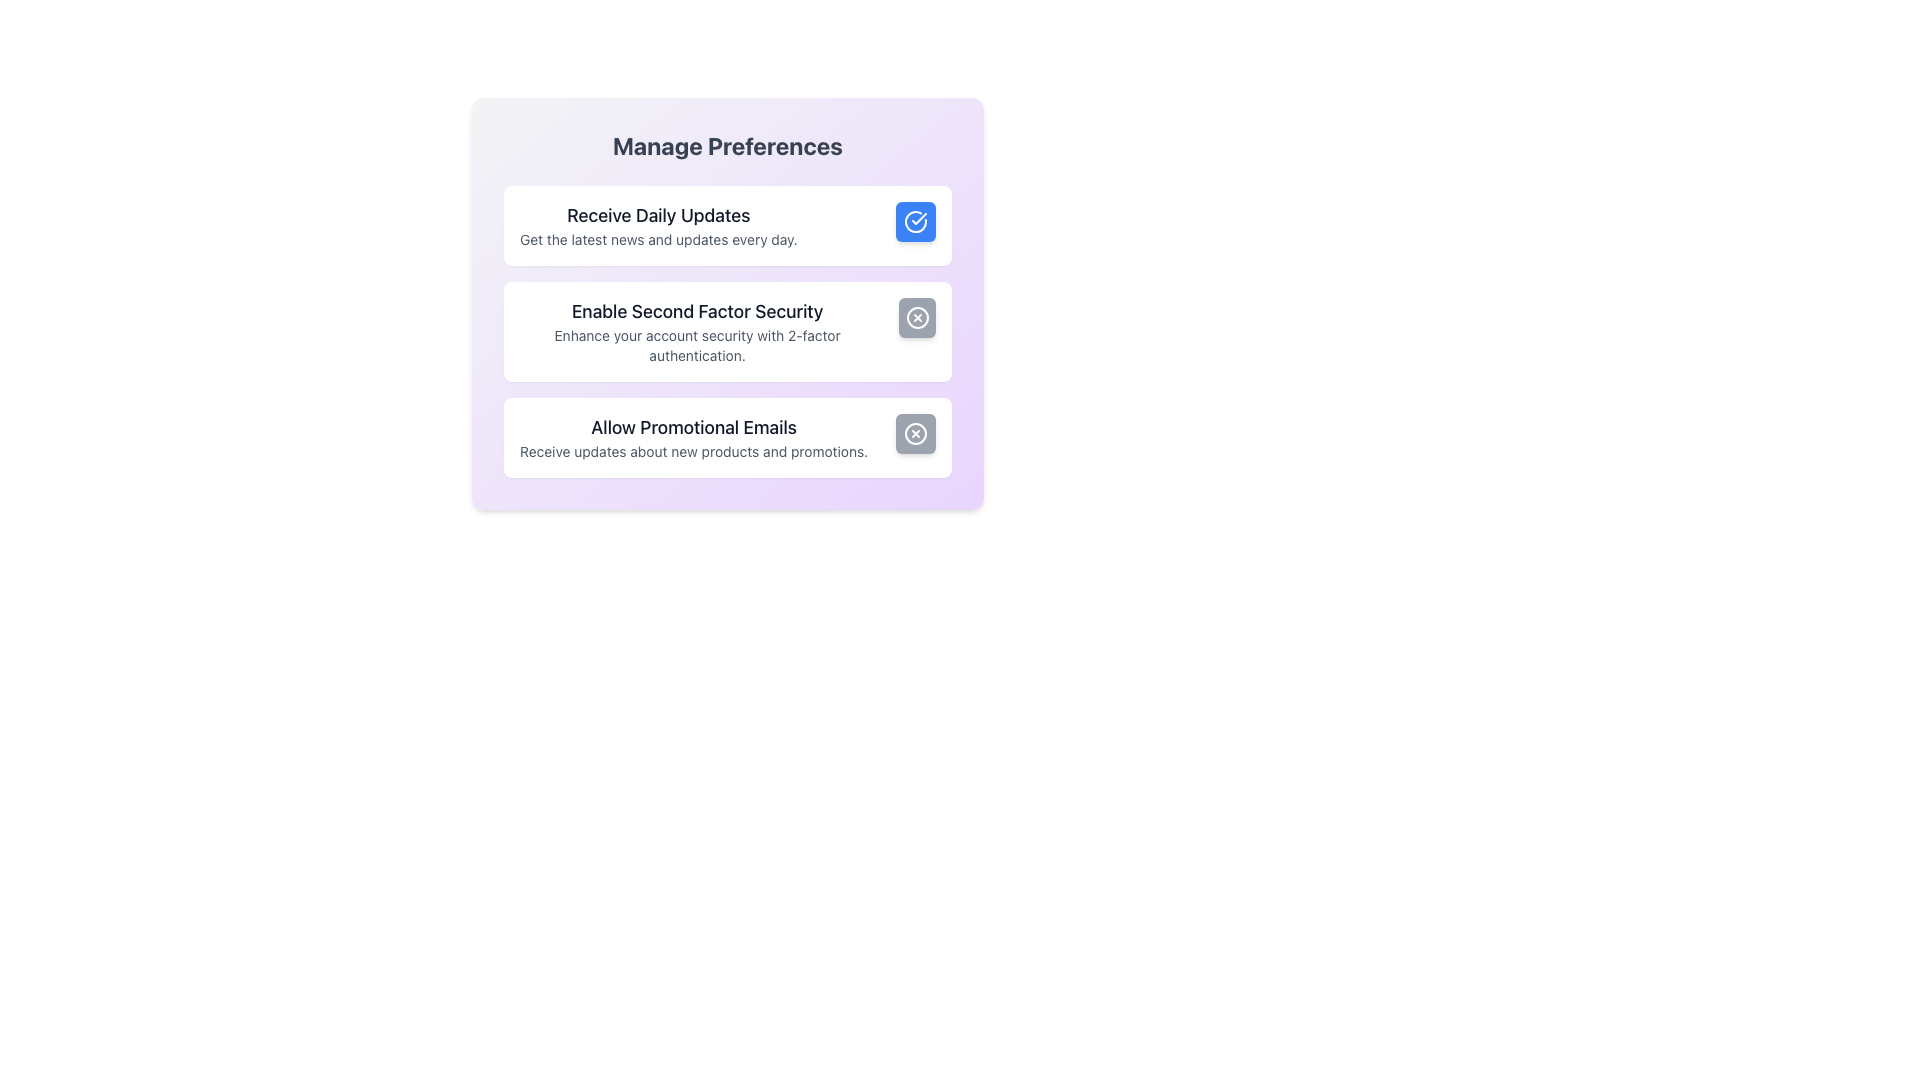 This screenshot has width=1920, height=1080. Describe the element at coordinates (697, 345) in the screenshot. I see `descriptive text element that states 'Enhance your account security with 2-factor authentication.', which is located below the title 'Enable Second Factor Security' in the 'Manage Preferences' section` at that location.